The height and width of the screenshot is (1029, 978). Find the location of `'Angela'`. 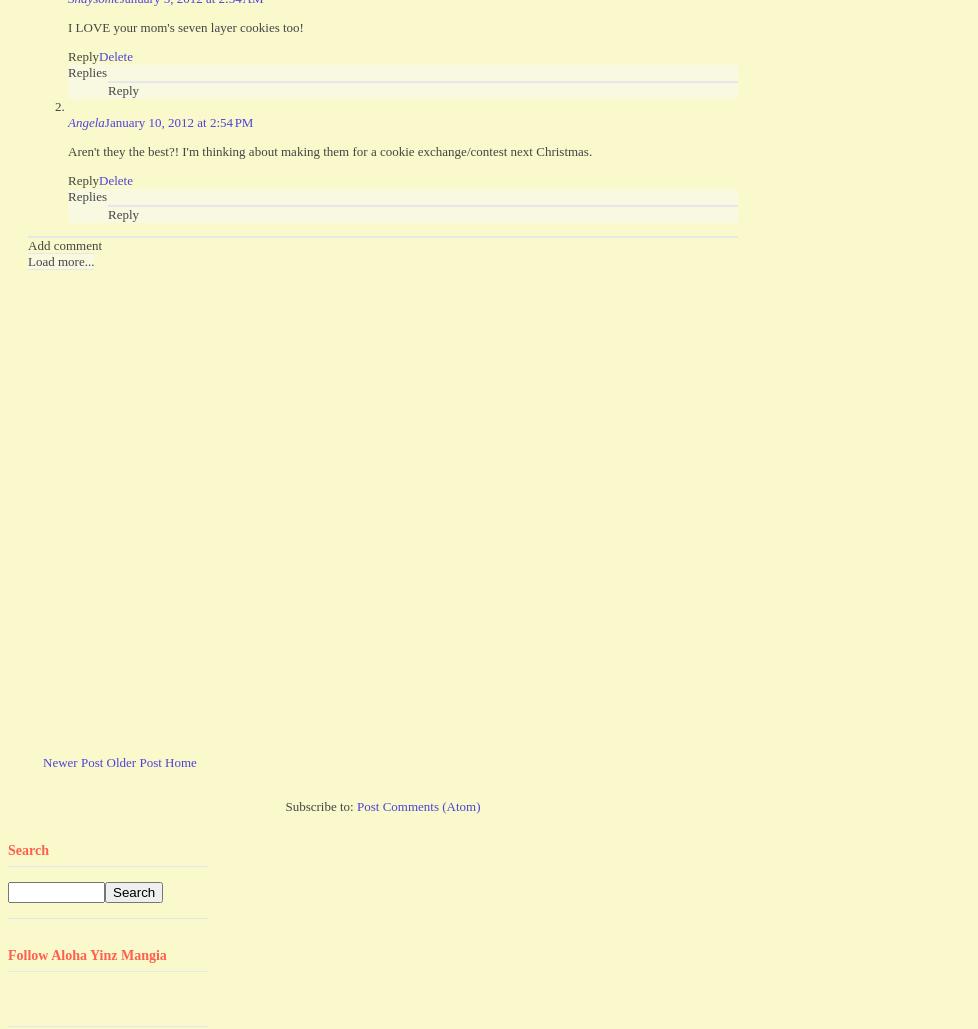

'Angela' is located at coordinates (85, 120).